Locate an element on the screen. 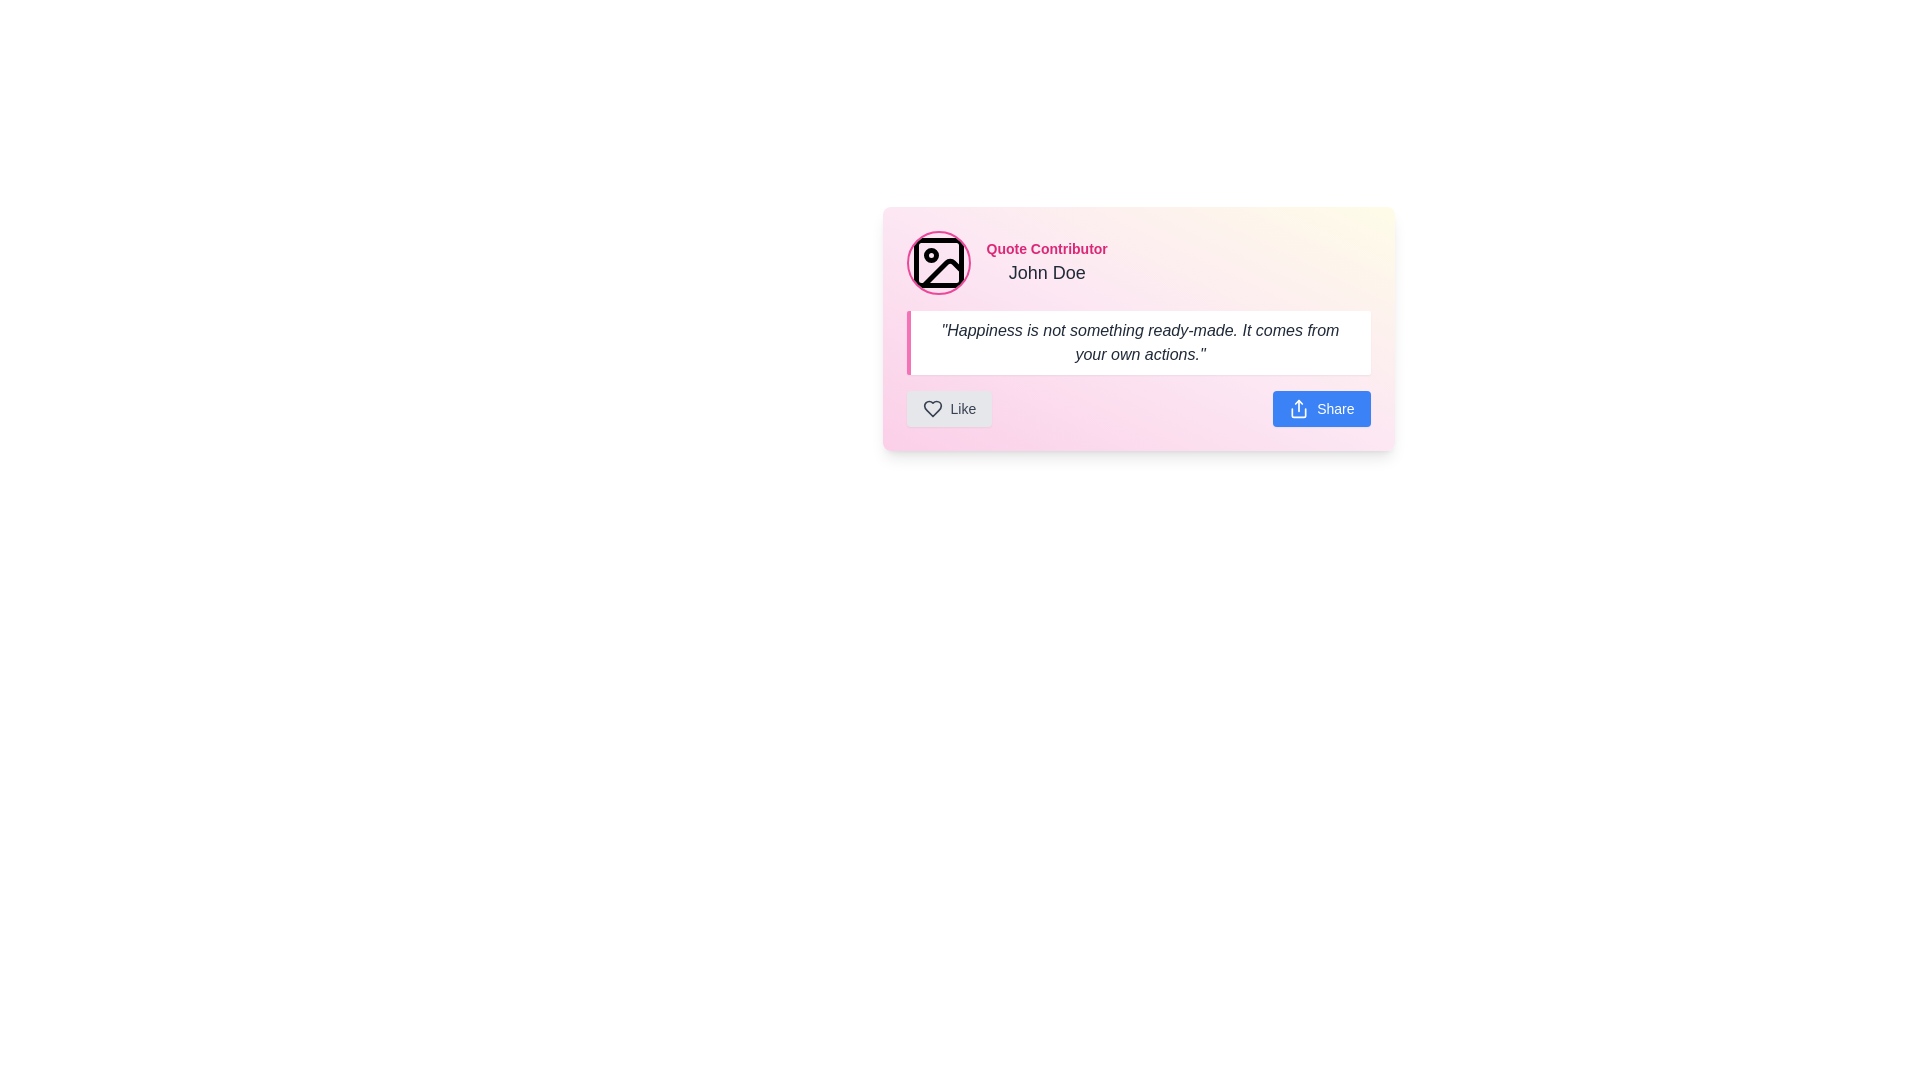 The height and width of the screenshot is (1080, 1920). the 'Like' button located in the bottom-left corner of the card layout is located at coordinates (948, 407).